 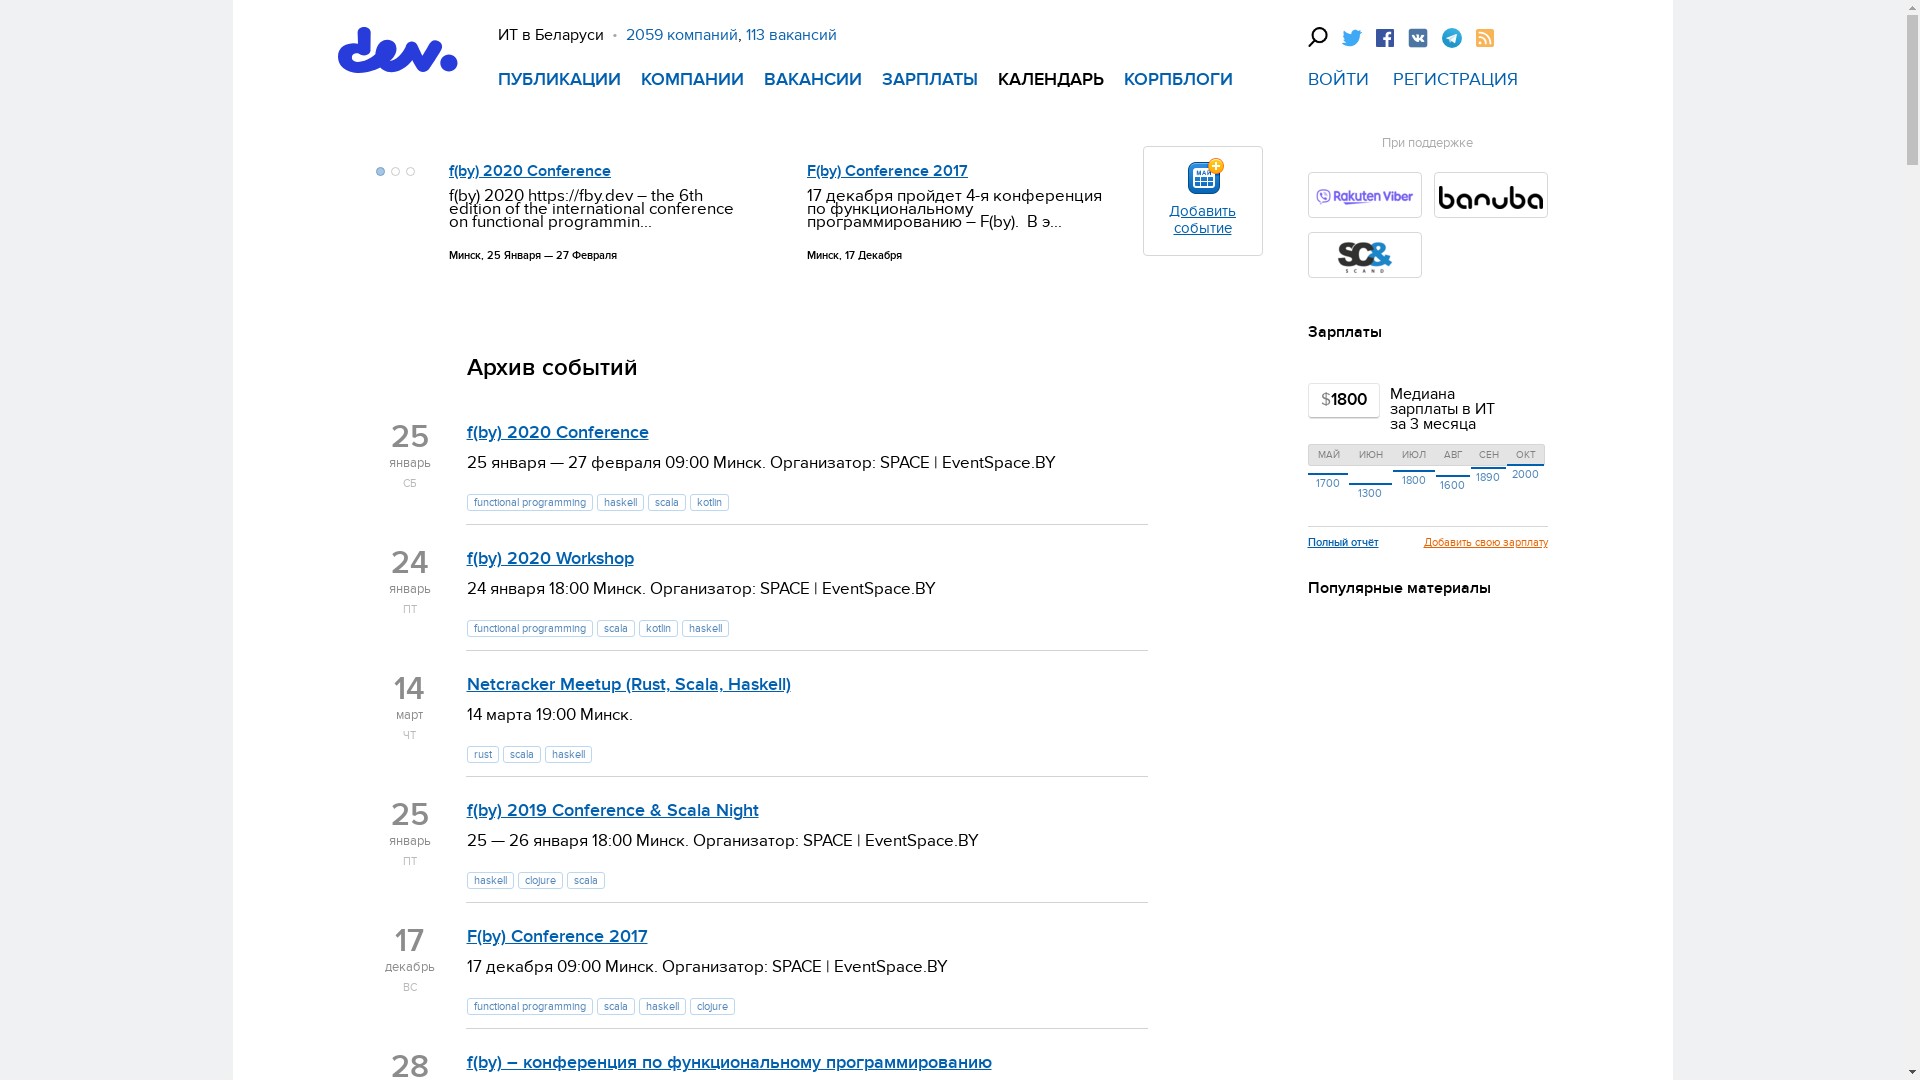 What do you see at coordinates (610, 810) in the screenshot?
I see `'f(by) 2019 Conference & Scala Night'` at bounding box center [610, 810].